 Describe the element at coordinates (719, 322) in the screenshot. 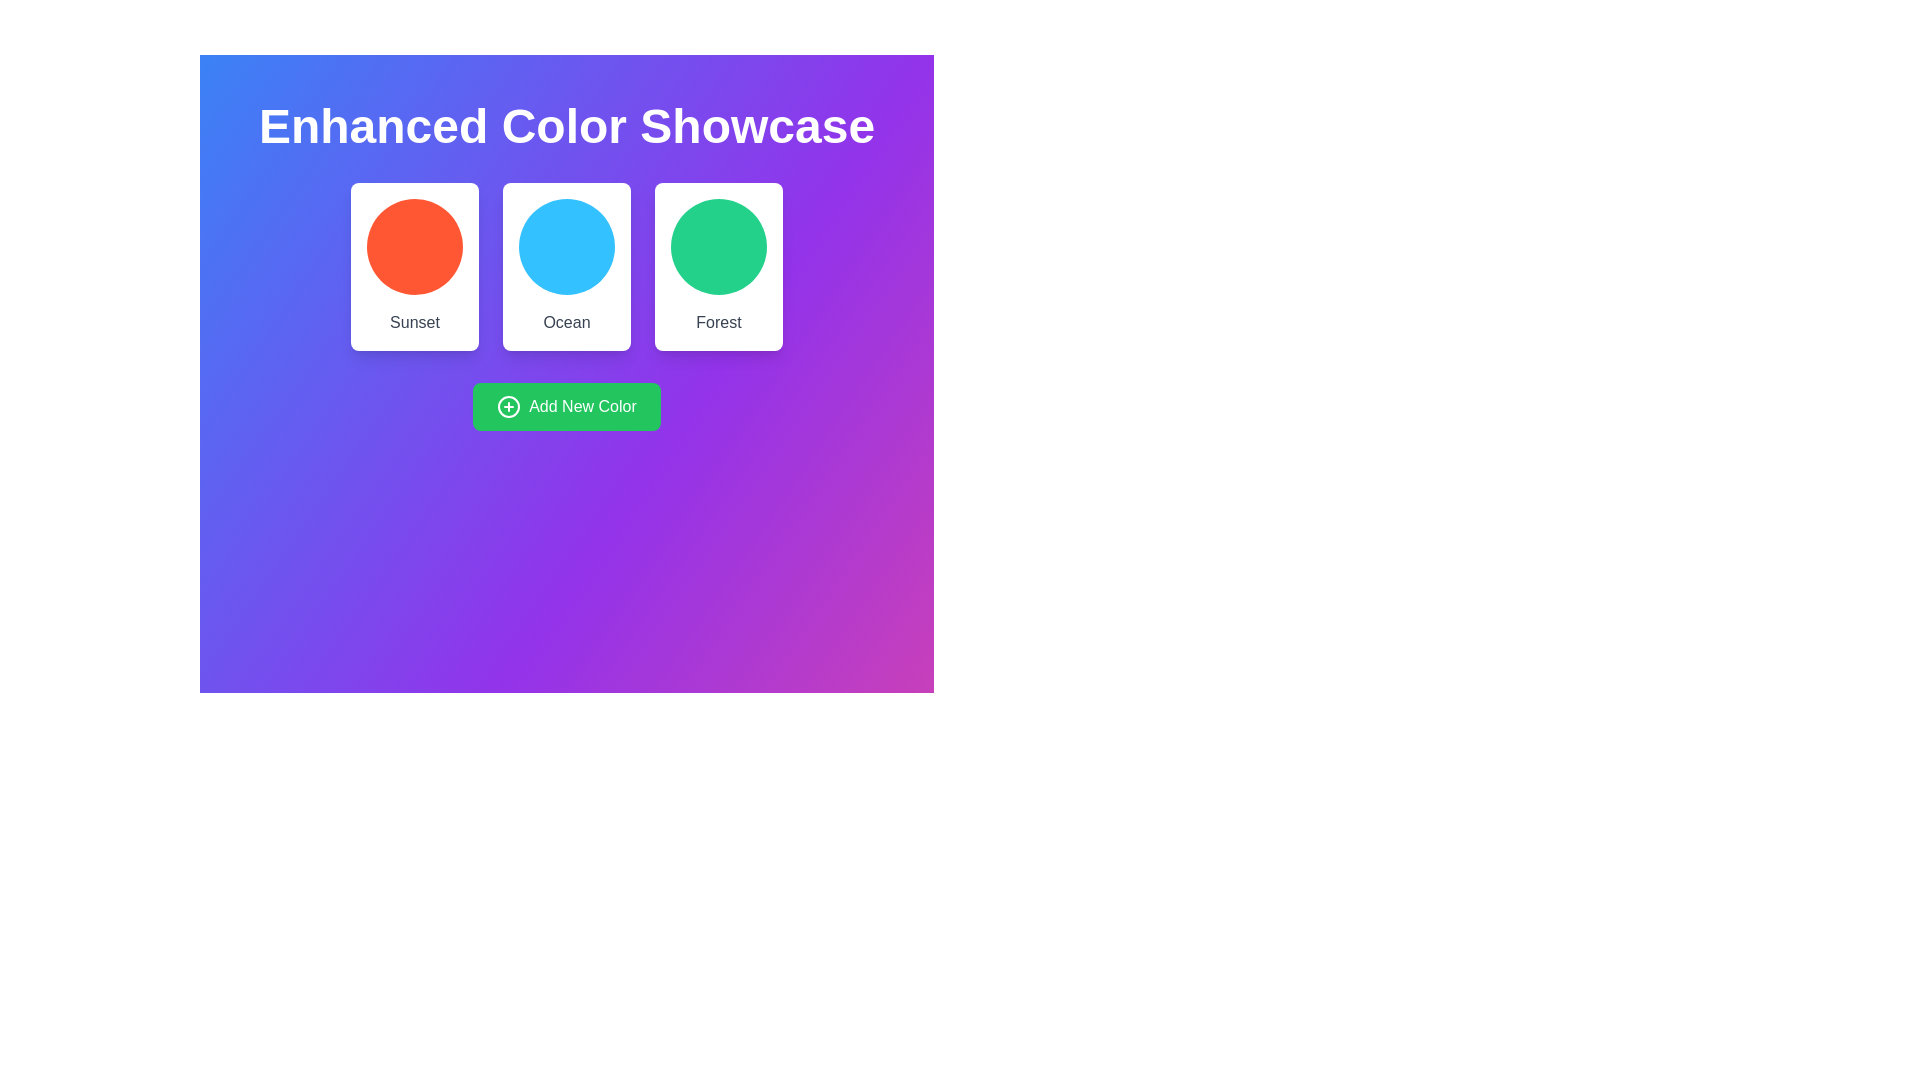

I see `the text label located at the bottom of the third card from the left, which contains textual information about the card's content` at that location.